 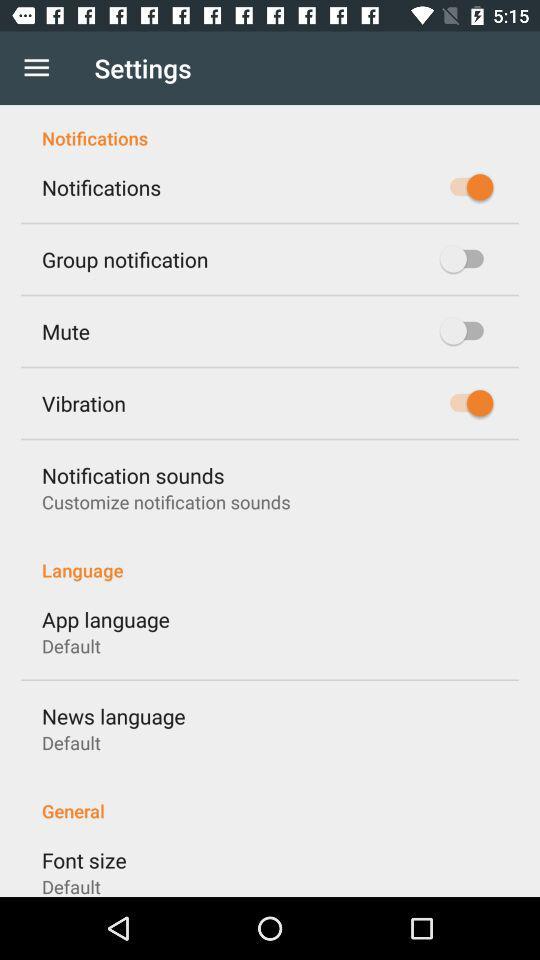 What do you see at coordinates (125, 258) in the screenshot?
I see `icon below the notifications icon` at bounding box center [125, 258].